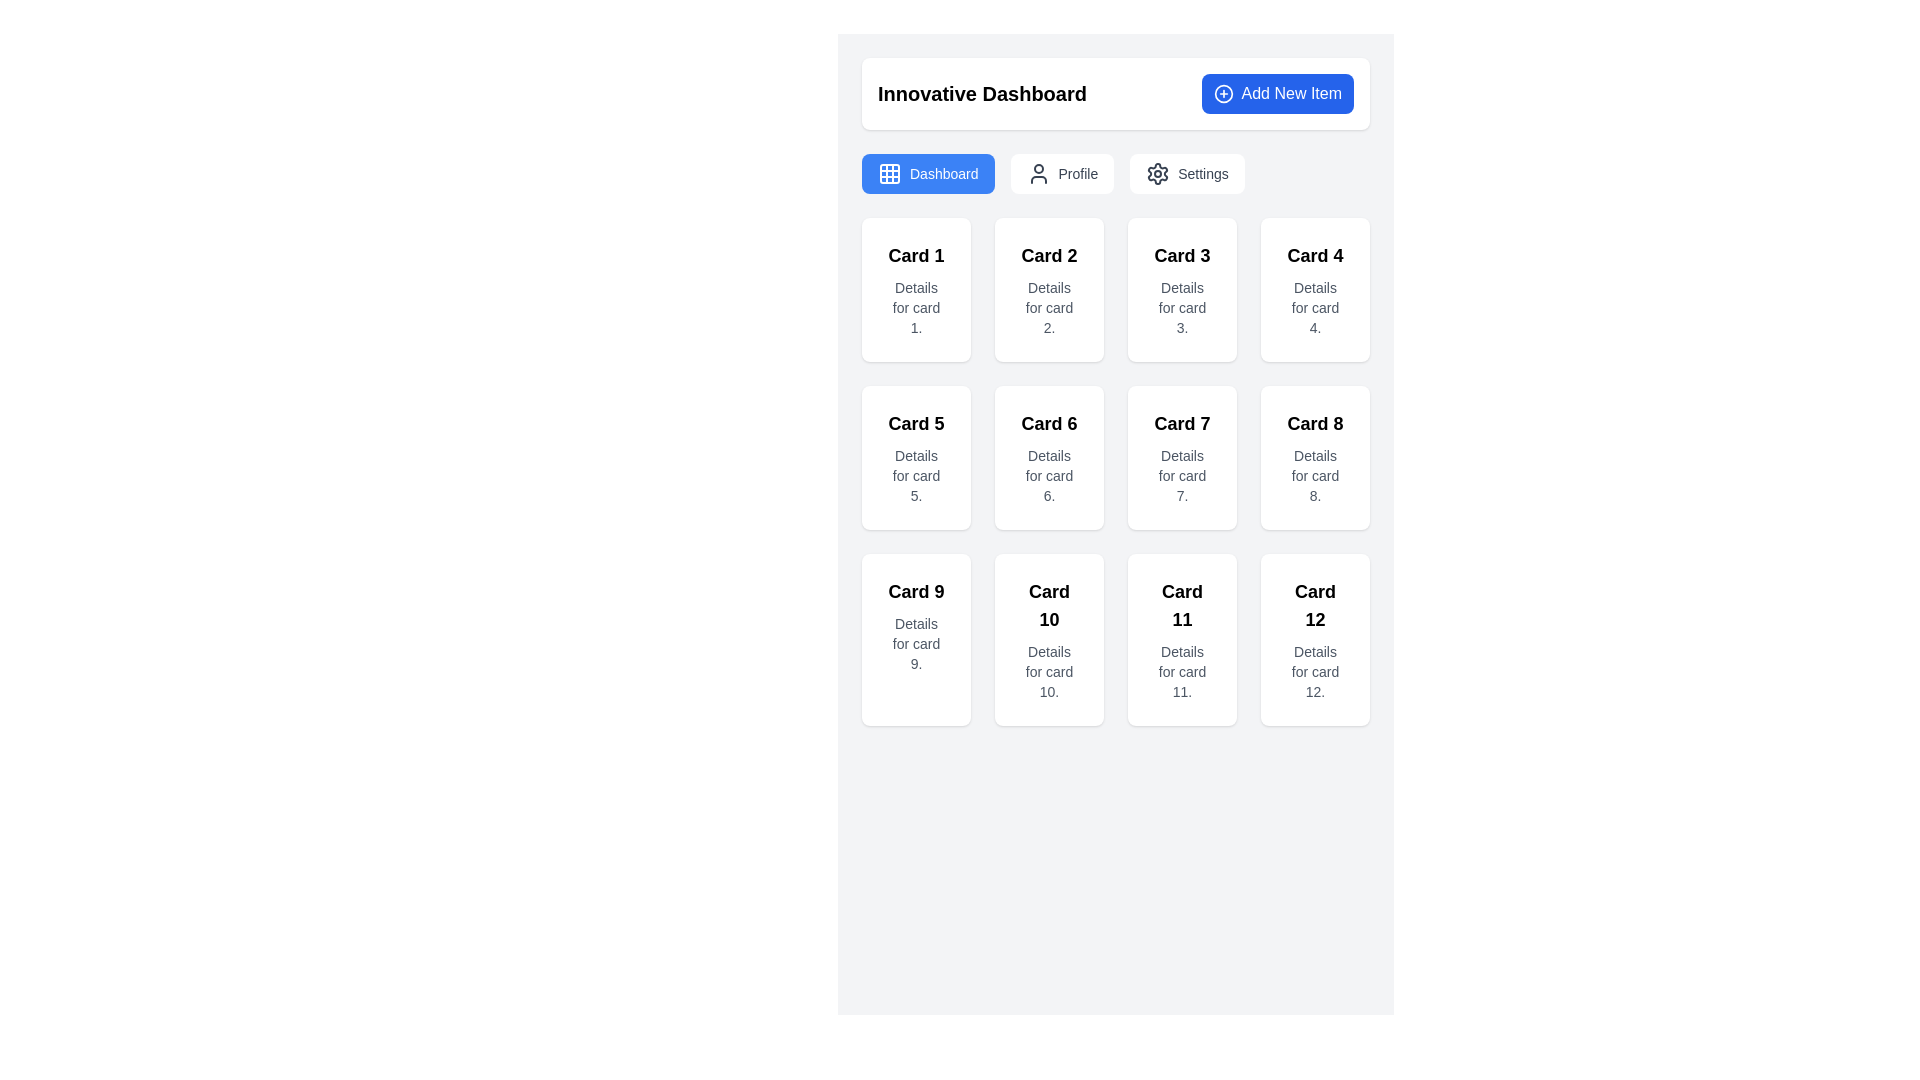  I want to click on the gear-shaped icon that is part of the 'Settings' button, located to the left of the label text 'Settings', so click(1158, 172).